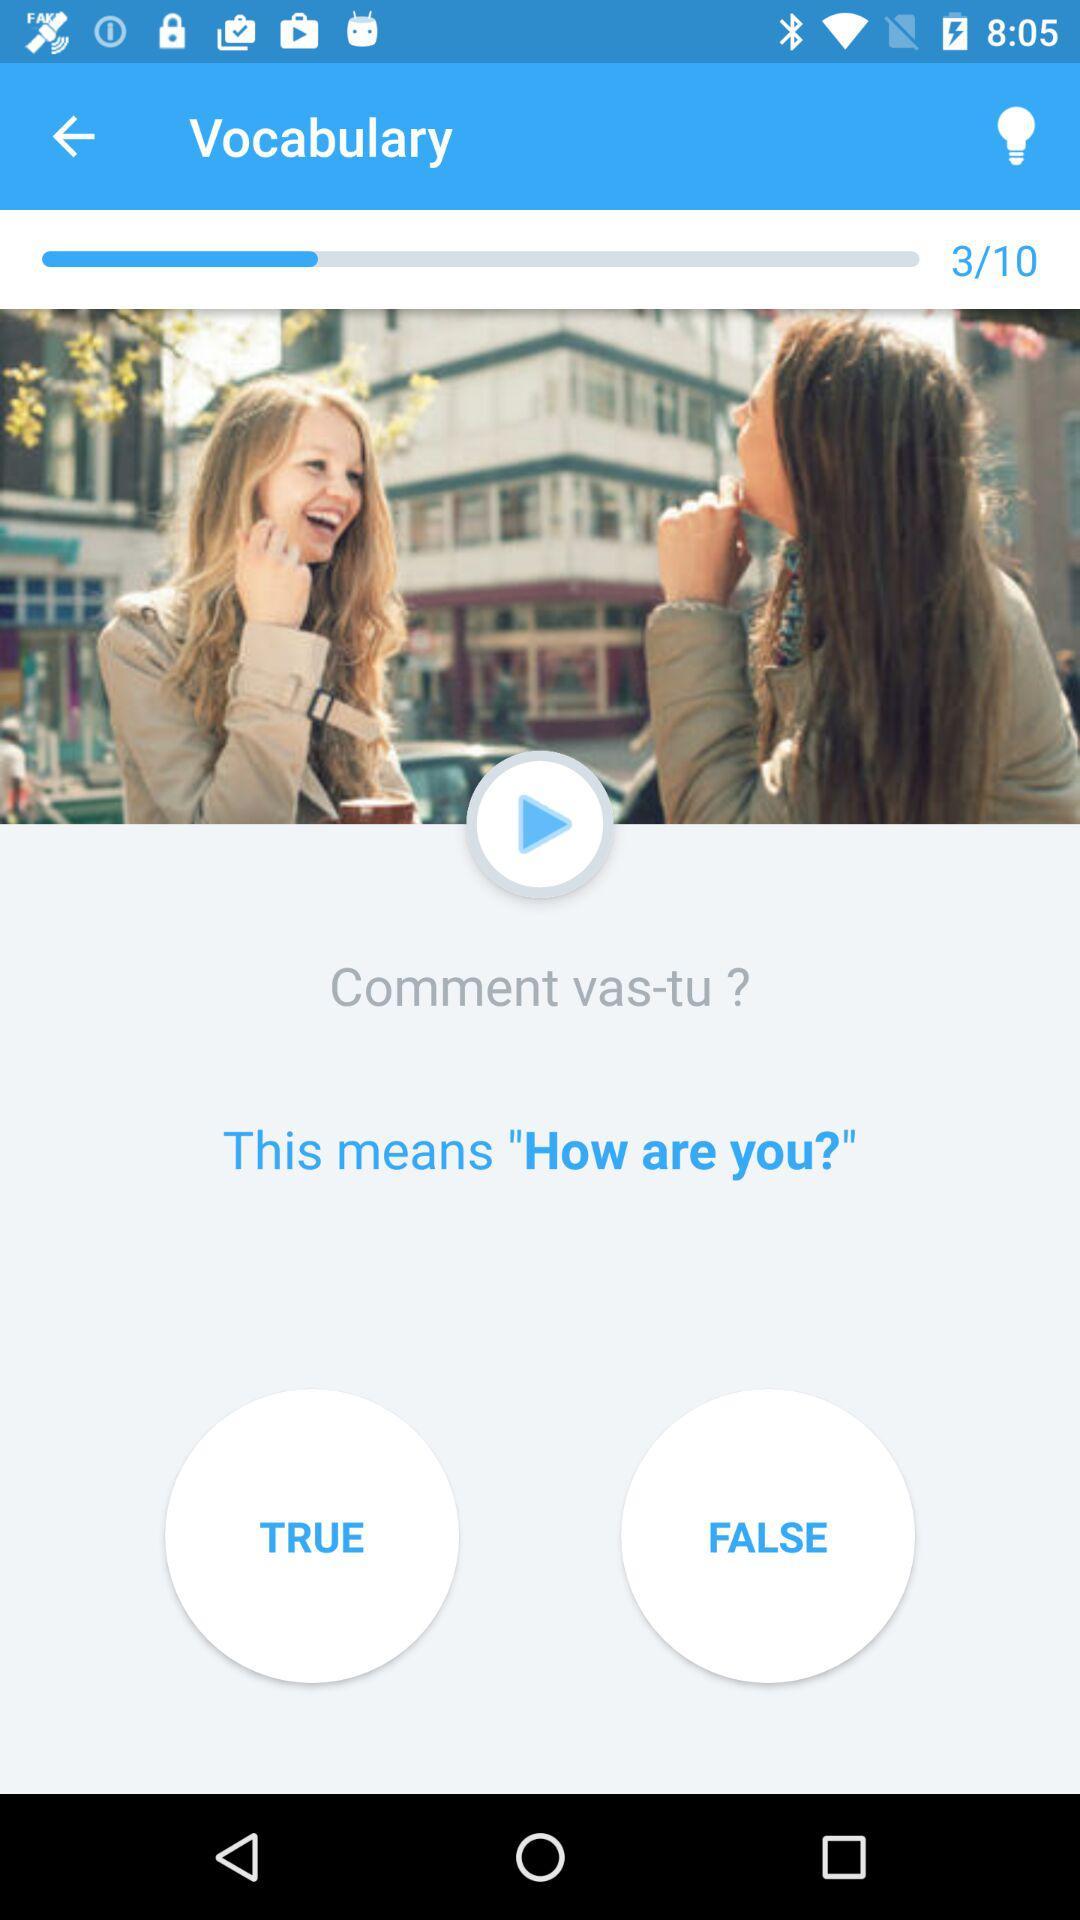 This screenshot has height=1920, width=1080. What do you see at coordinates (1017, 135) in the screenshot?
I see `the item to the right of vocabulary app` at bounding box center [1017, 135].